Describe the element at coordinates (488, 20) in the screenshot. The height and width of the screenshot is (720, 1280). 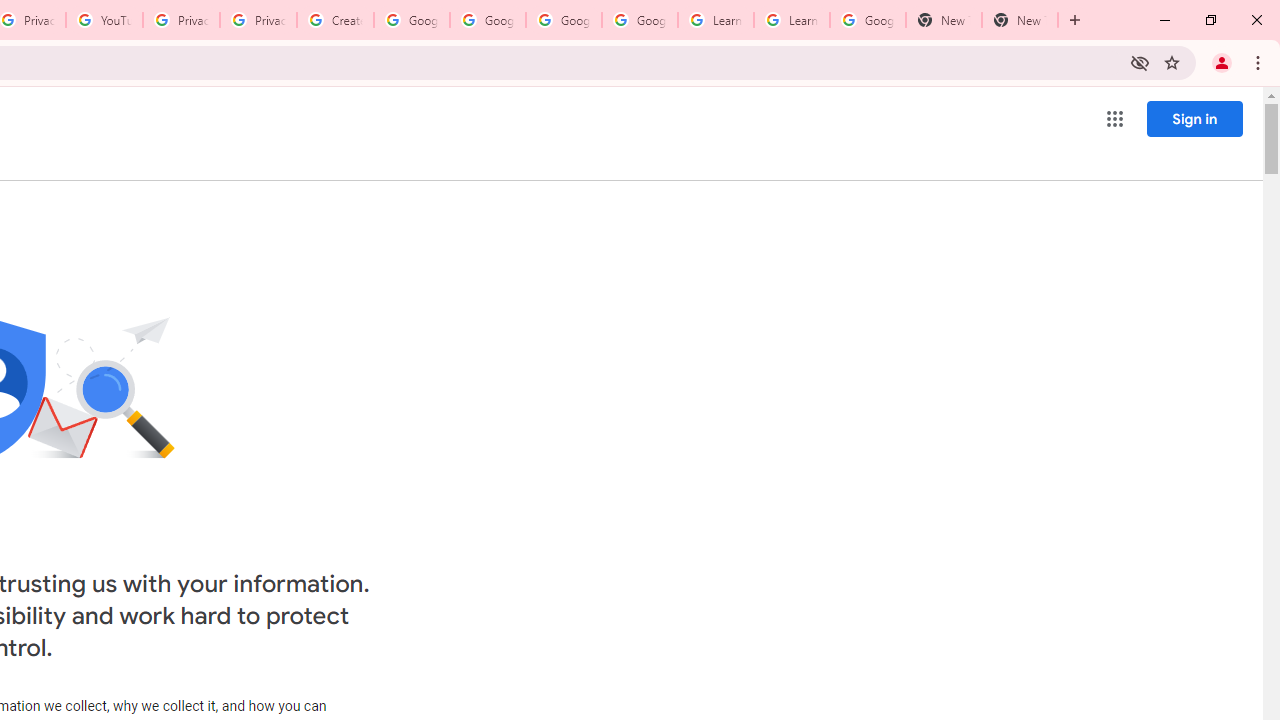
I see `'Google Account Help'` at that location.